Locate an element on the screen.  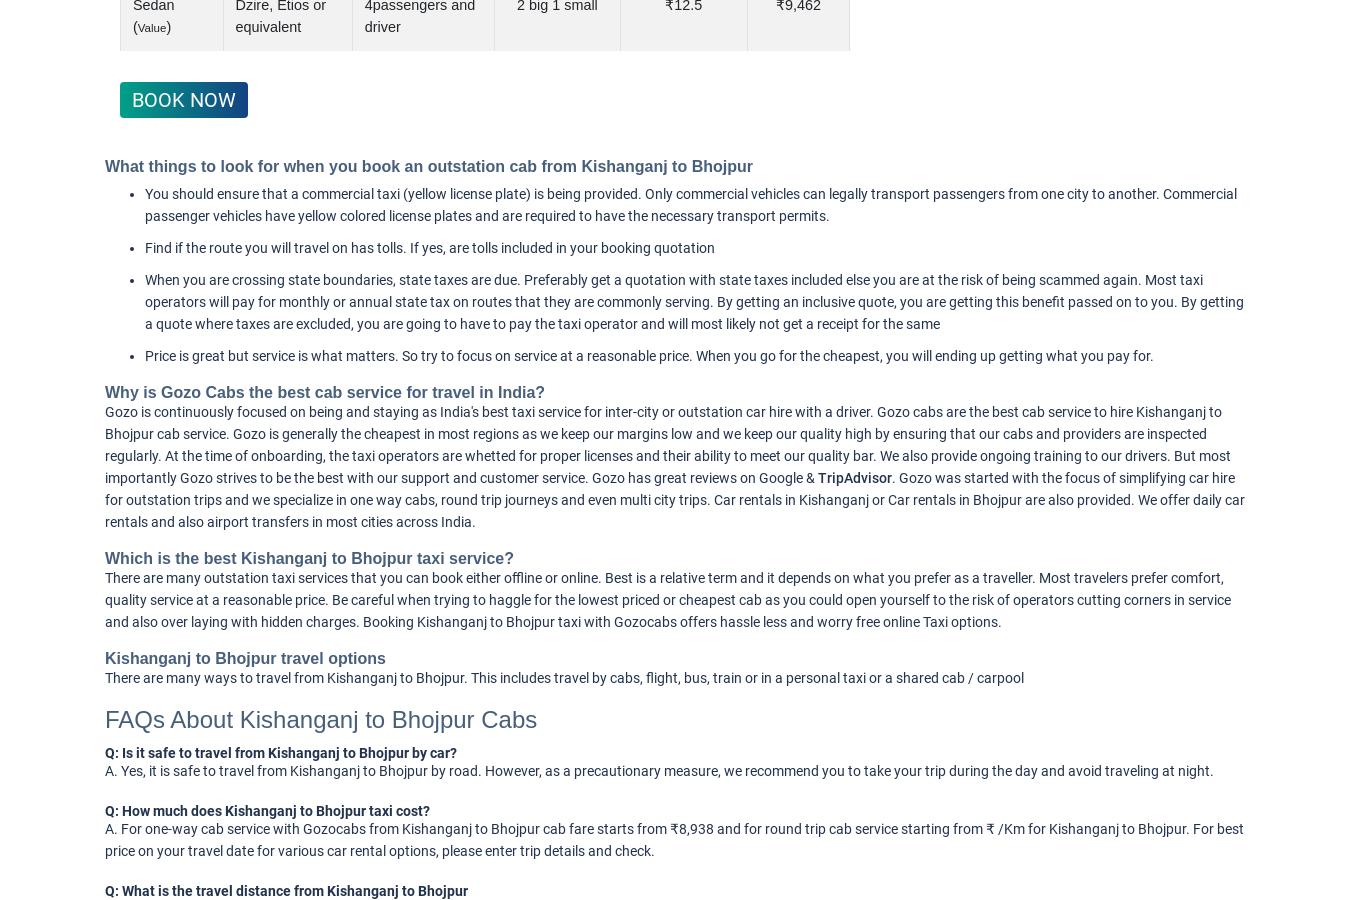
'Find if the route you will travel on has tolls. If yes, are tolls included in your booking quotation' is located at coordinates (429, 247).